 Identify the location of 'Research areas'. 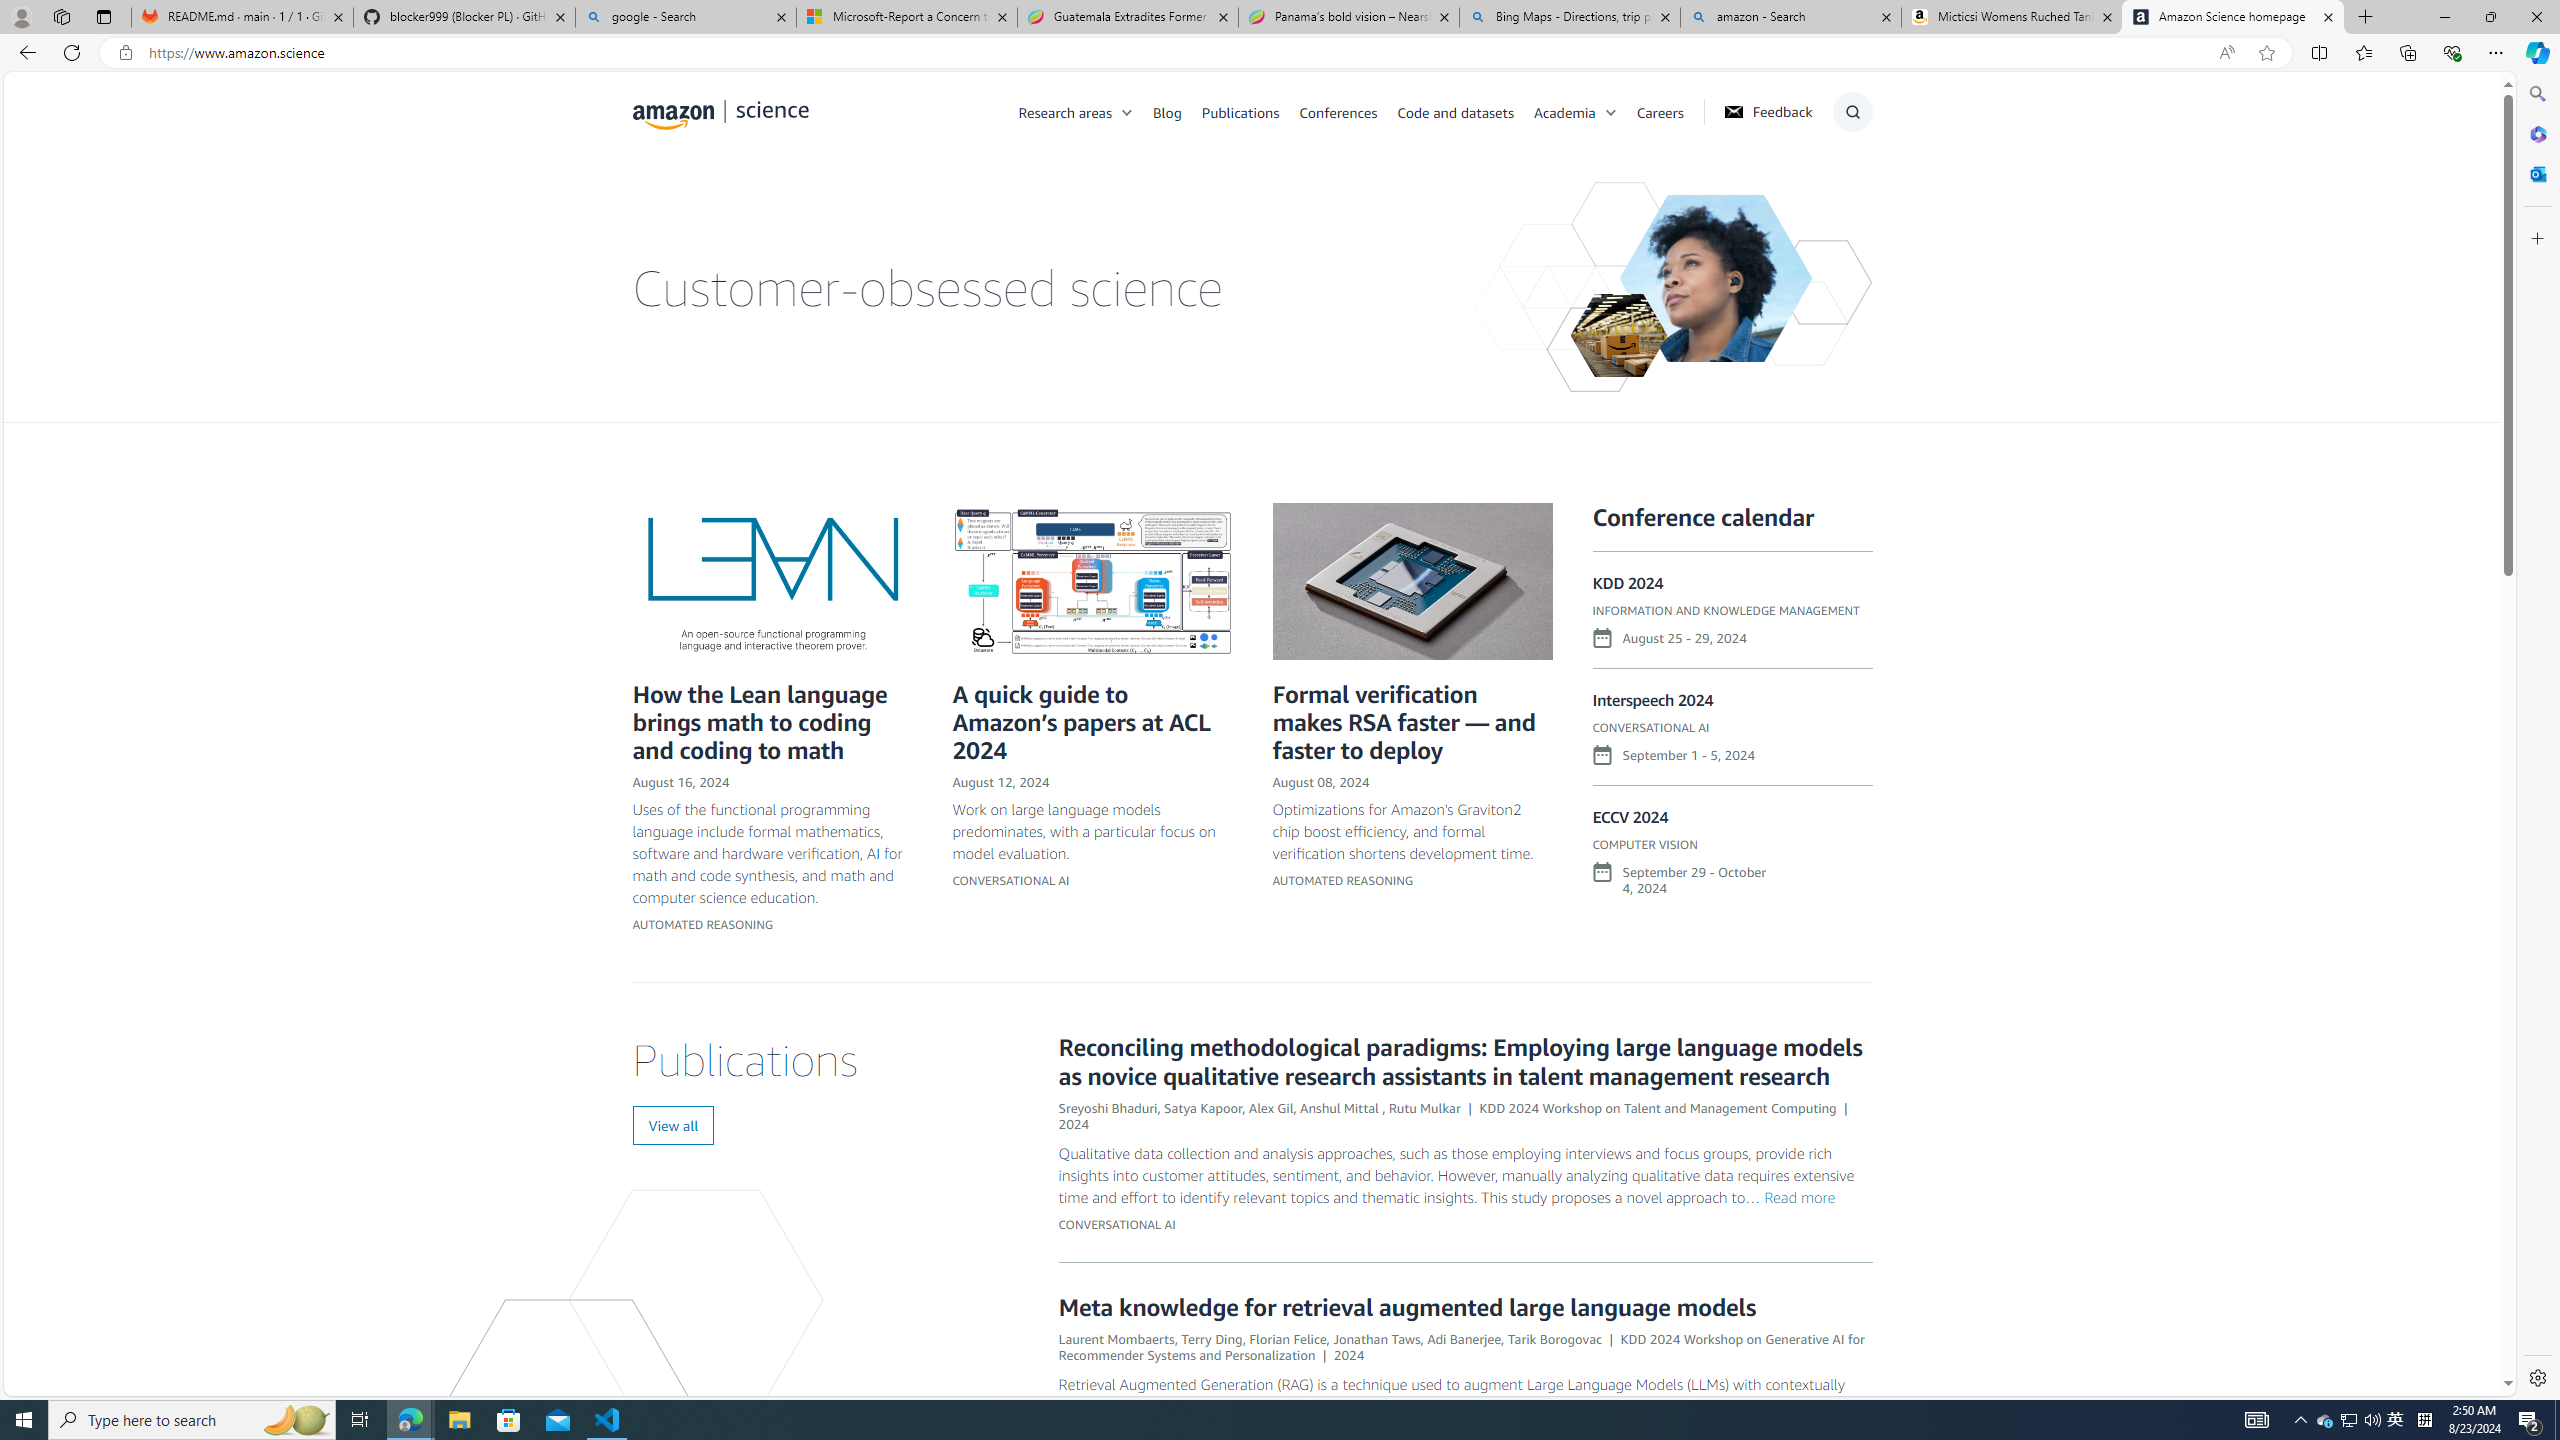
(1065, 111).